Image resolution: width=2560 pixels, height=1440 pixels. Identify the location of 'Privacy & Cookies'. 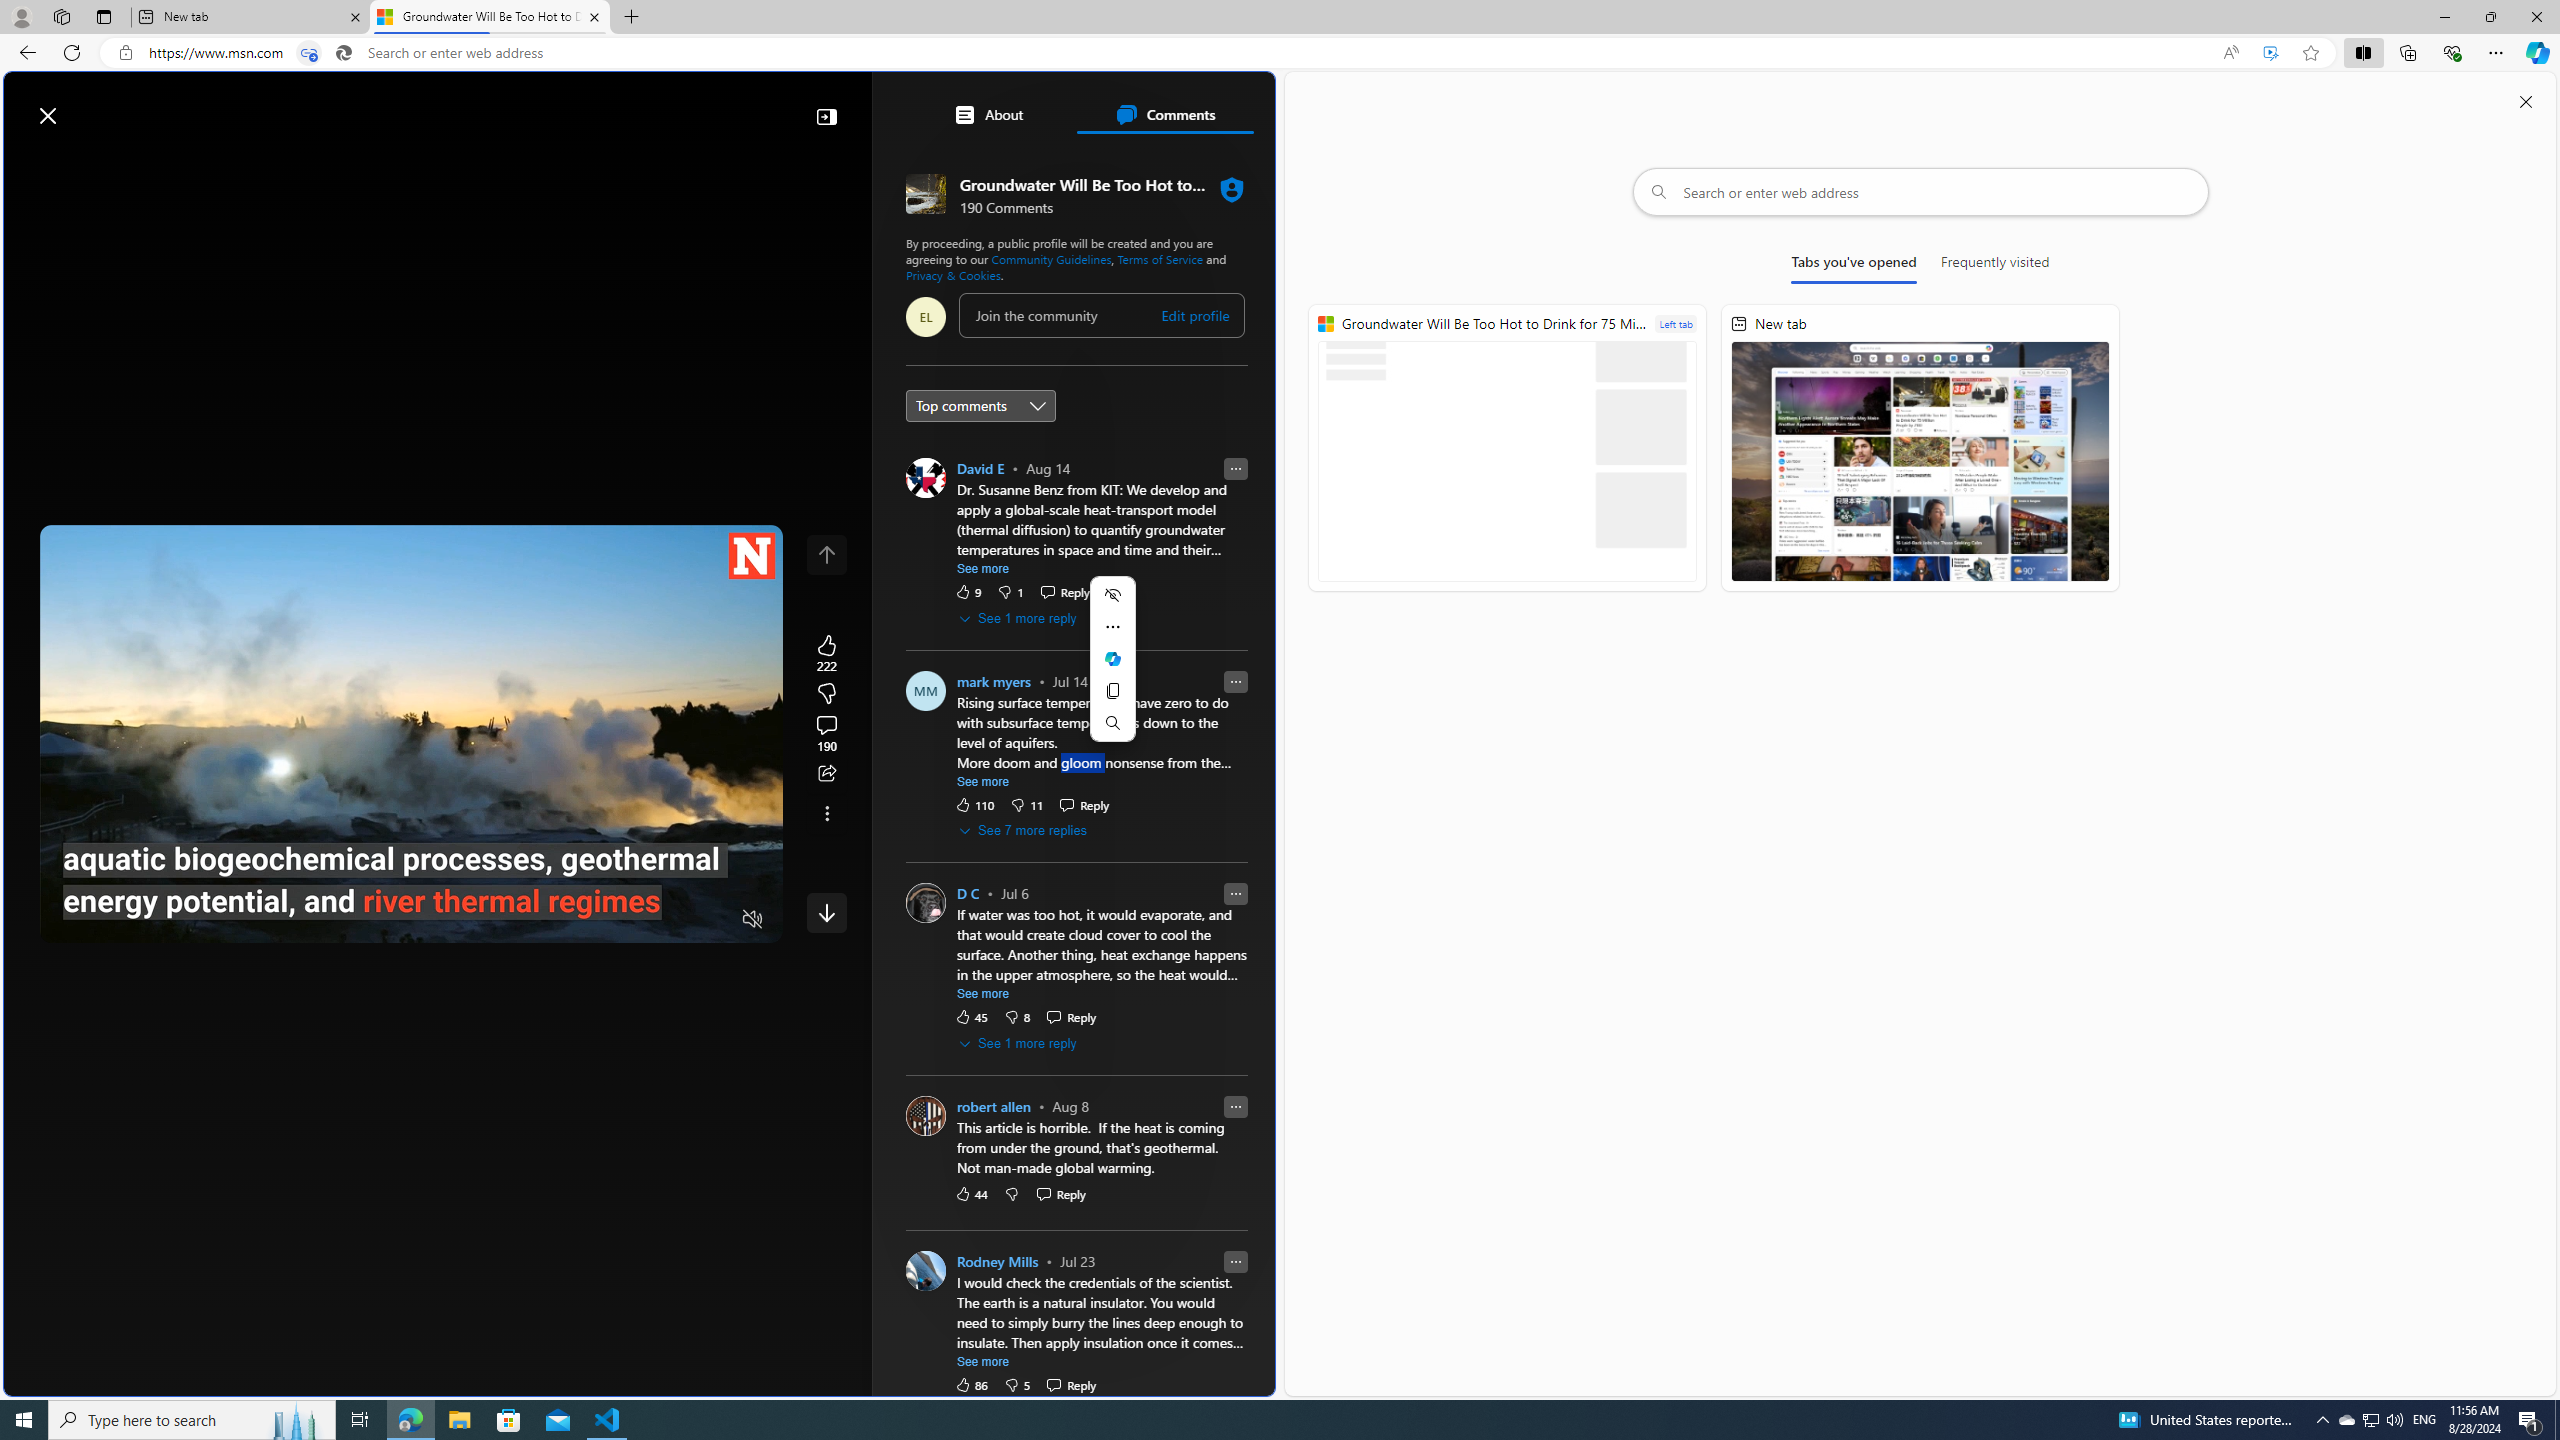
(953, 275).